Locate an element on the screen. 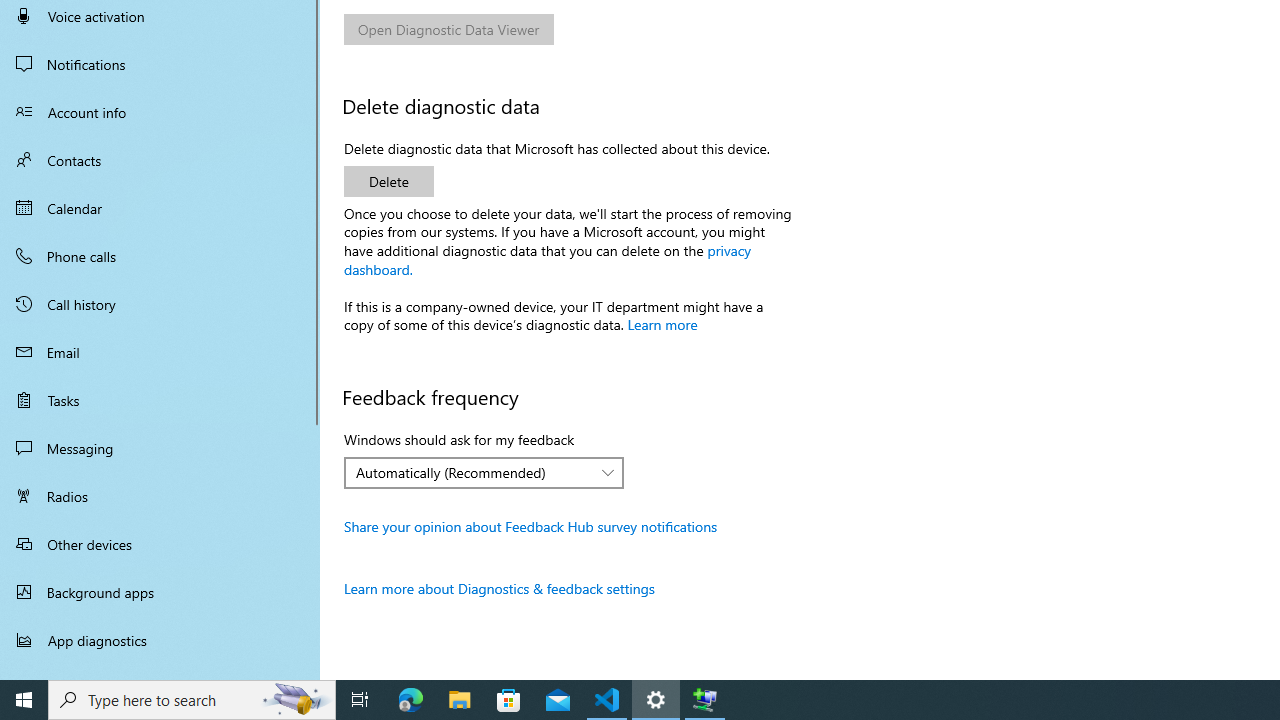 The height and width of the screenshot is (720, 1280). 'App diagnostics' is located at coordinates (160, 640).